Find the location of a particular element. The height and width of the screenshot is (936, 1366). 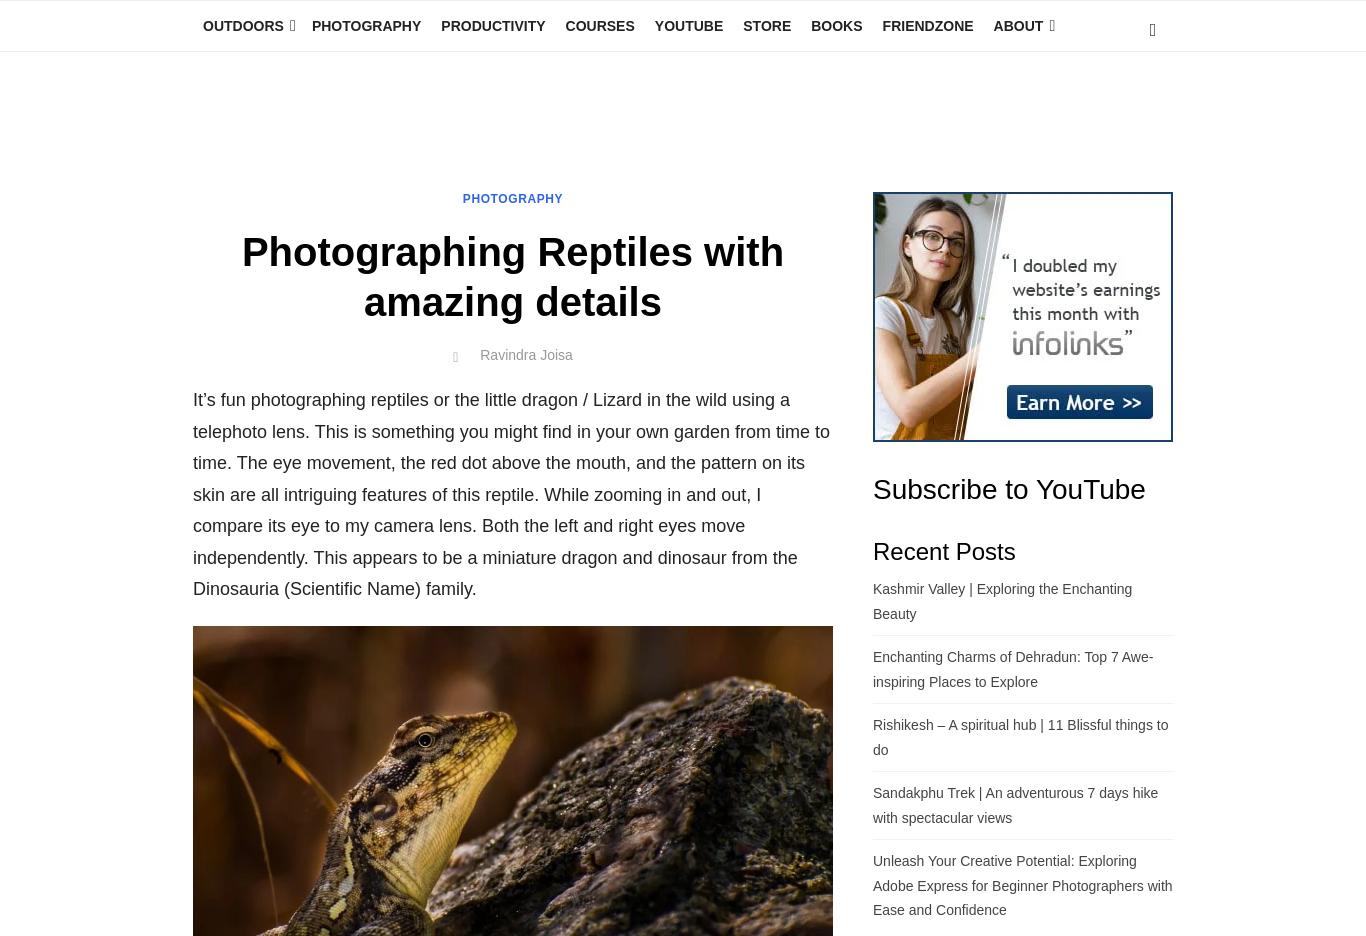

'YouTube' is located at coordinates (688, 25).